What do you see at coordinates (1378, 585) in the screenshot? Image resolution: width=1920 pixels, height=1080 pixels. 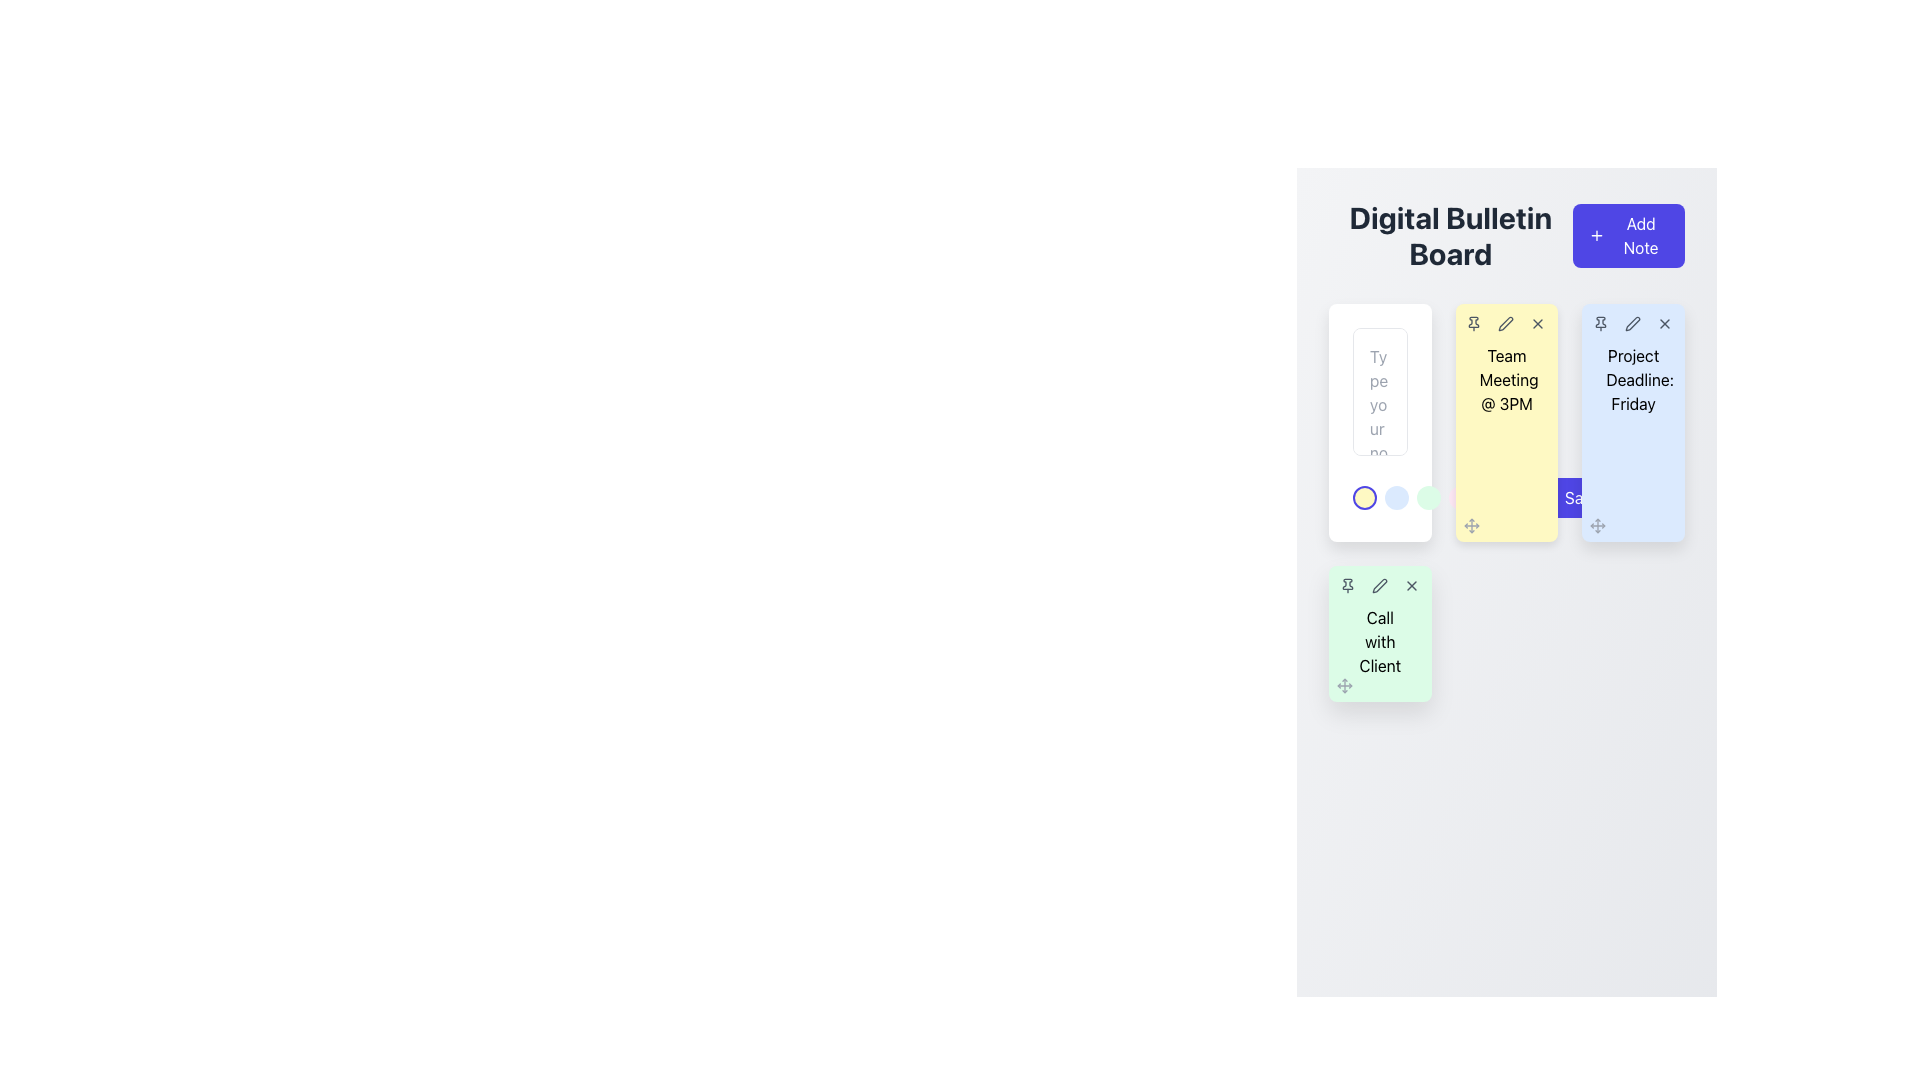 I see `the circular button with a pen icon, located at the top-right corner of the 'Call with Client' card` at bounding box center [1378, 585].